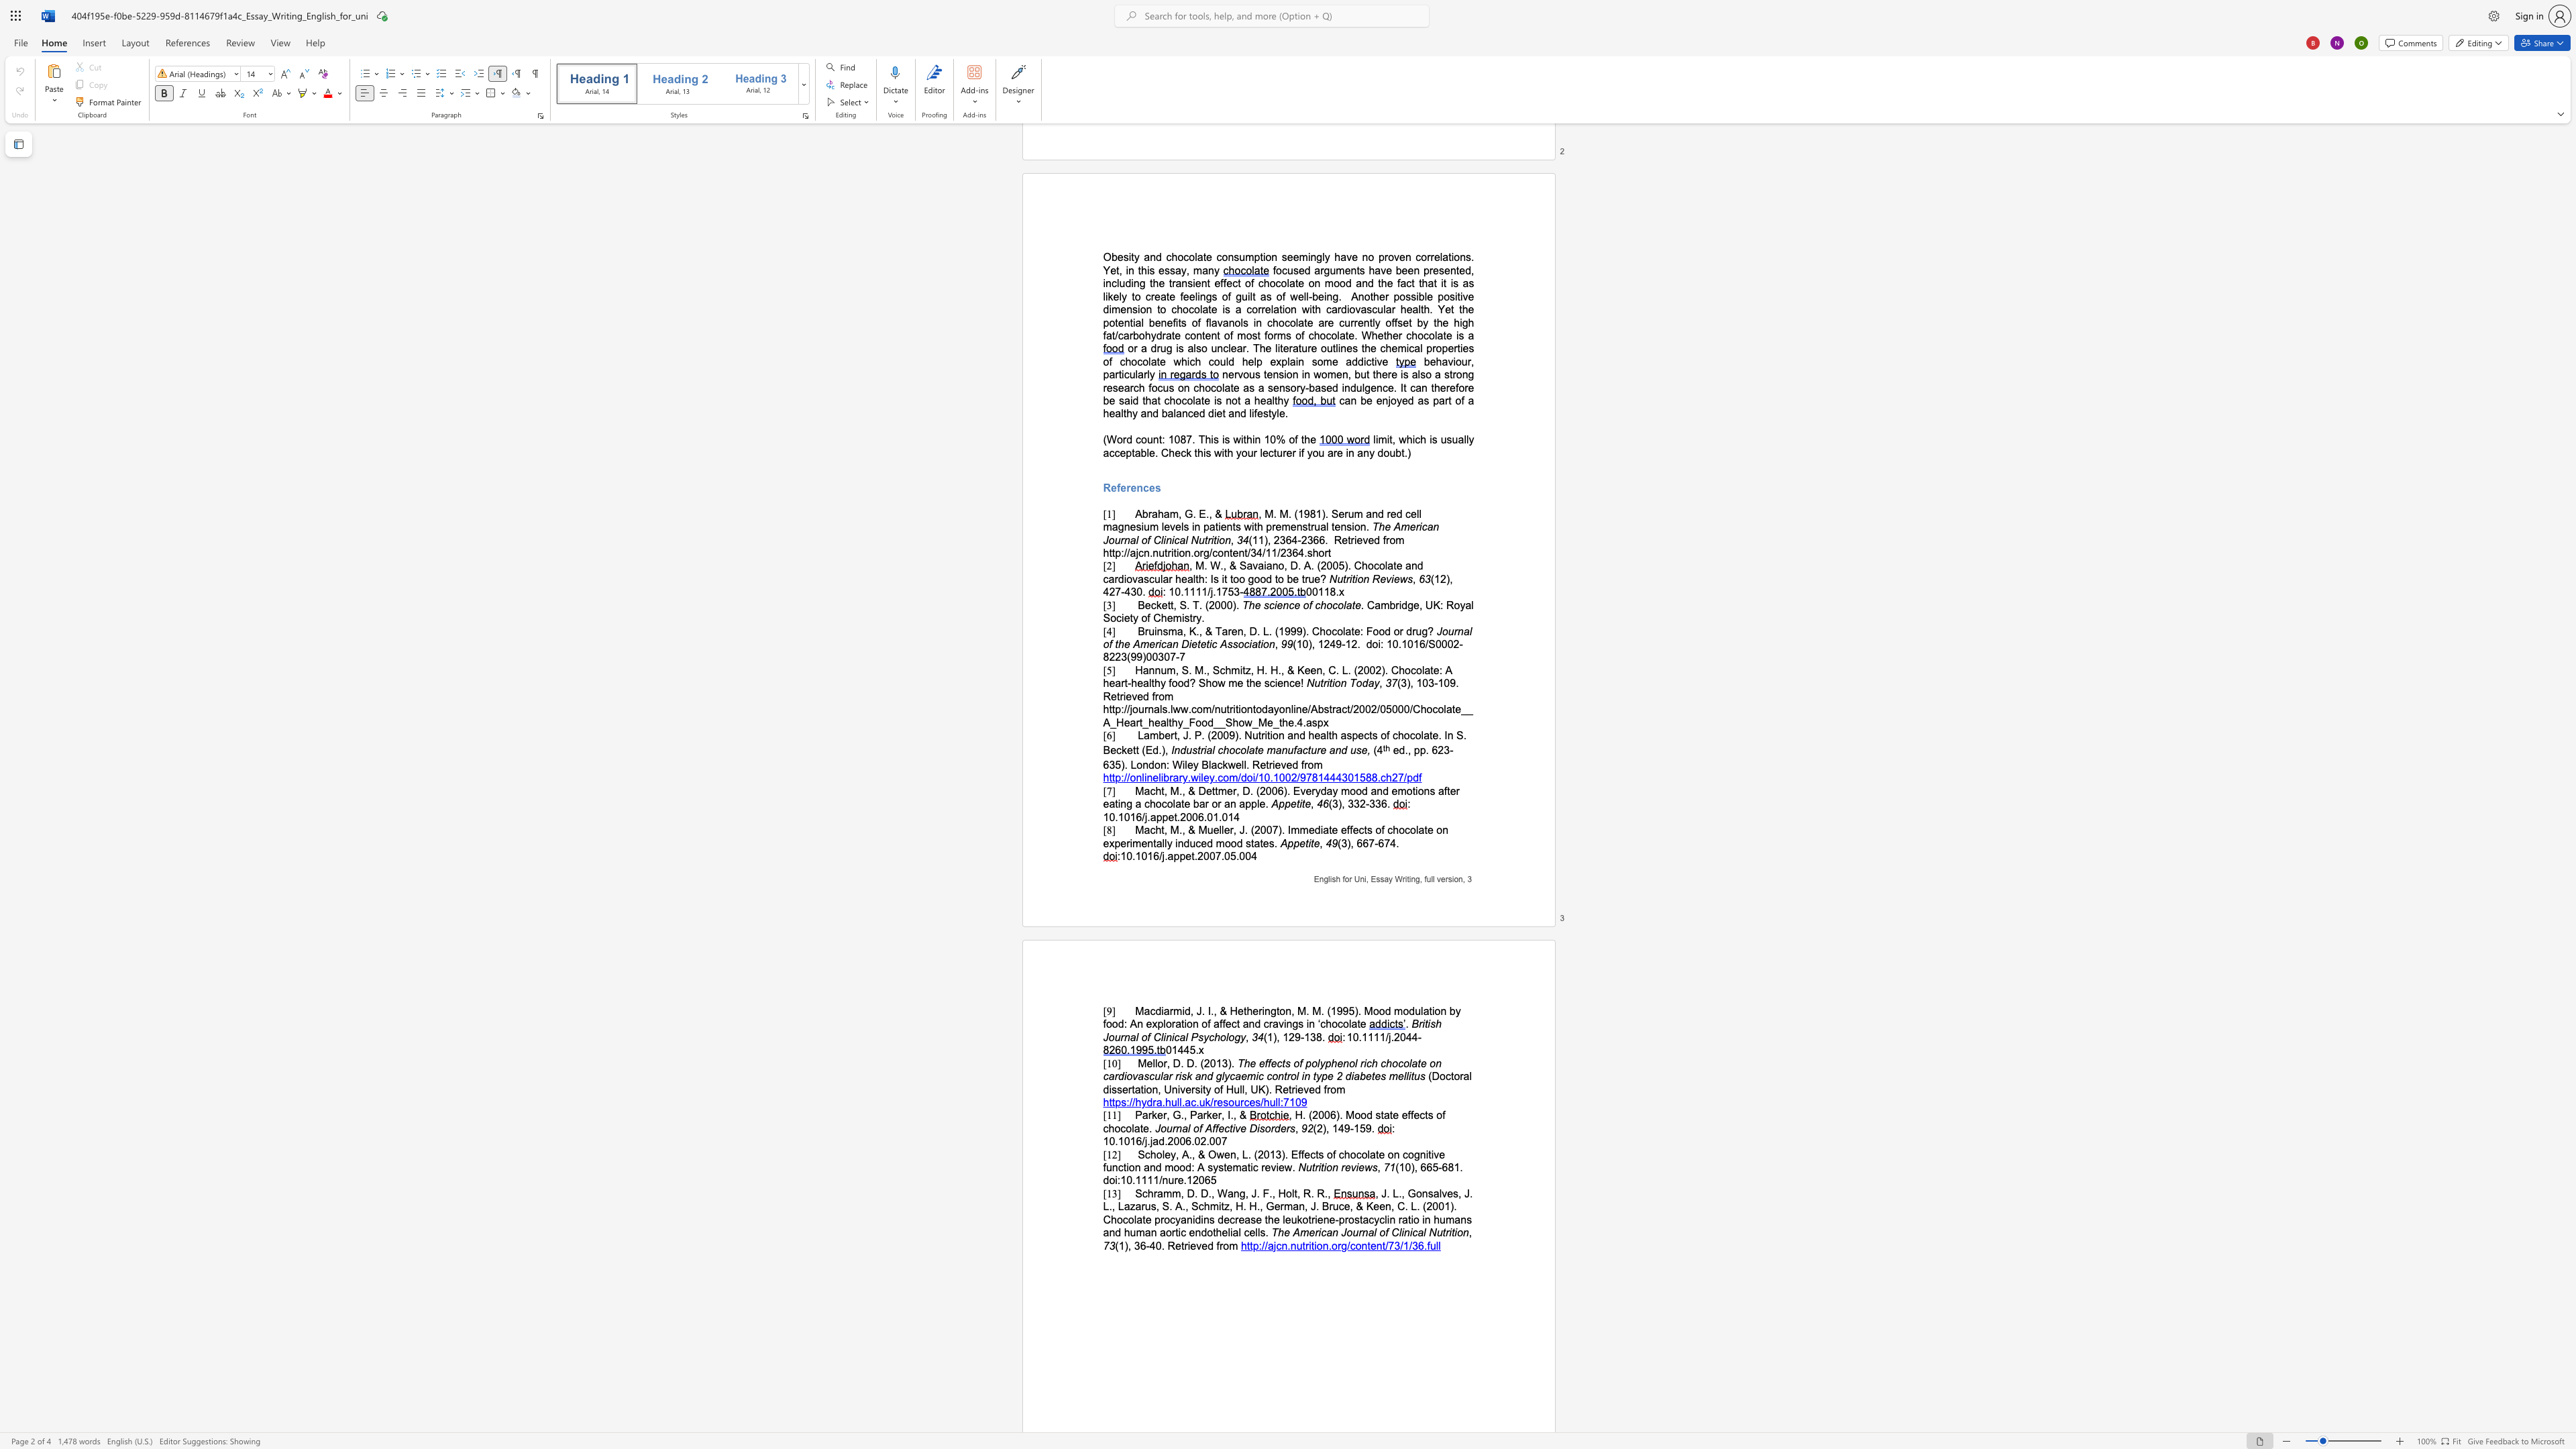 This screenshot has width=2576, height=1449. What do you see at coordinates (1141, 1219) in the screenshot?
I see `the subset text "te procyanidins decrease the leukotriene-prosta" within the text ", J. L., Gonsalves, J. L., Lazarus, S. A., Schmitz, H. H., German, J. Bruce, & Keen, C. L. (2001). Chocolate procyanidins decrease the leukotriene-prostacyclin ratio in humans and human aortic endothelial cells."` at bounding box center [1141, 1219].